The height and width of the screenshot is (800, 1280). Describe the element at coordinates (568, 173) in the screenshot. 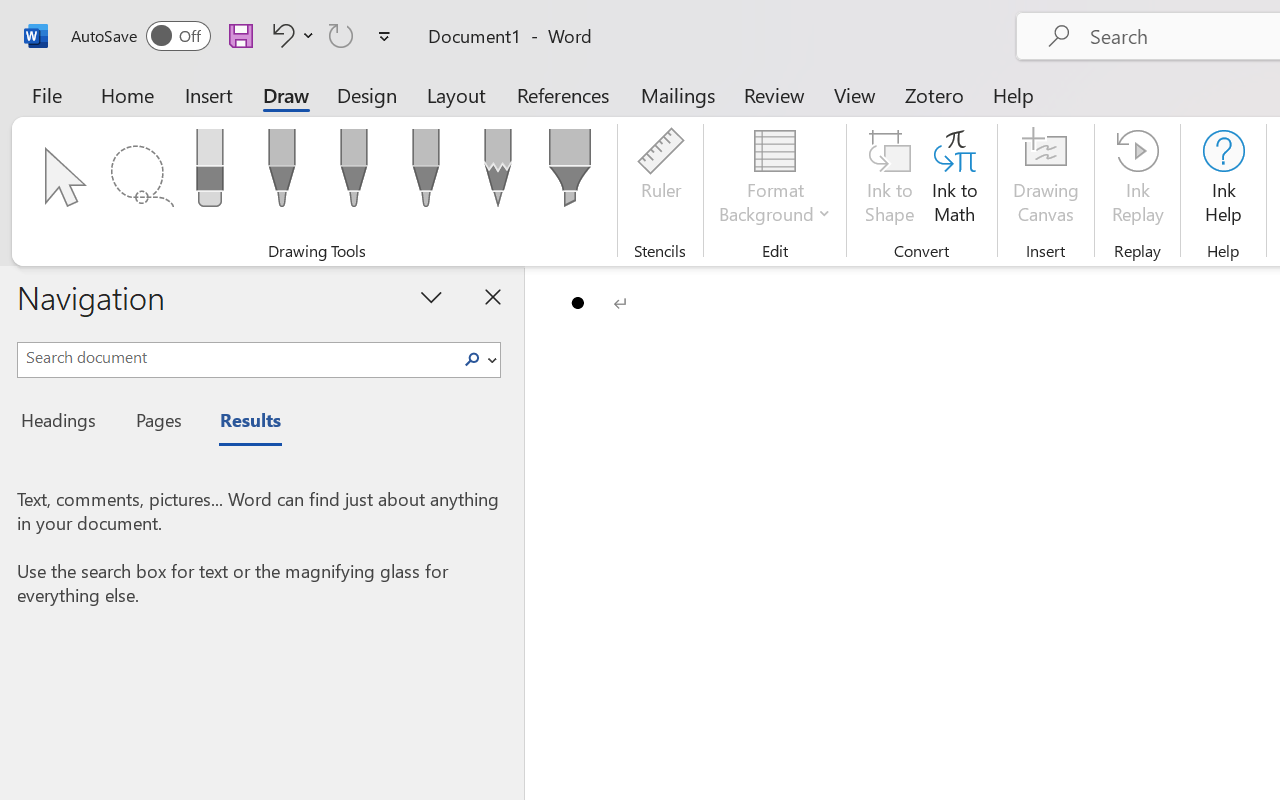

I see `'Highlighter: Yellow, 6 mm'` at that location.